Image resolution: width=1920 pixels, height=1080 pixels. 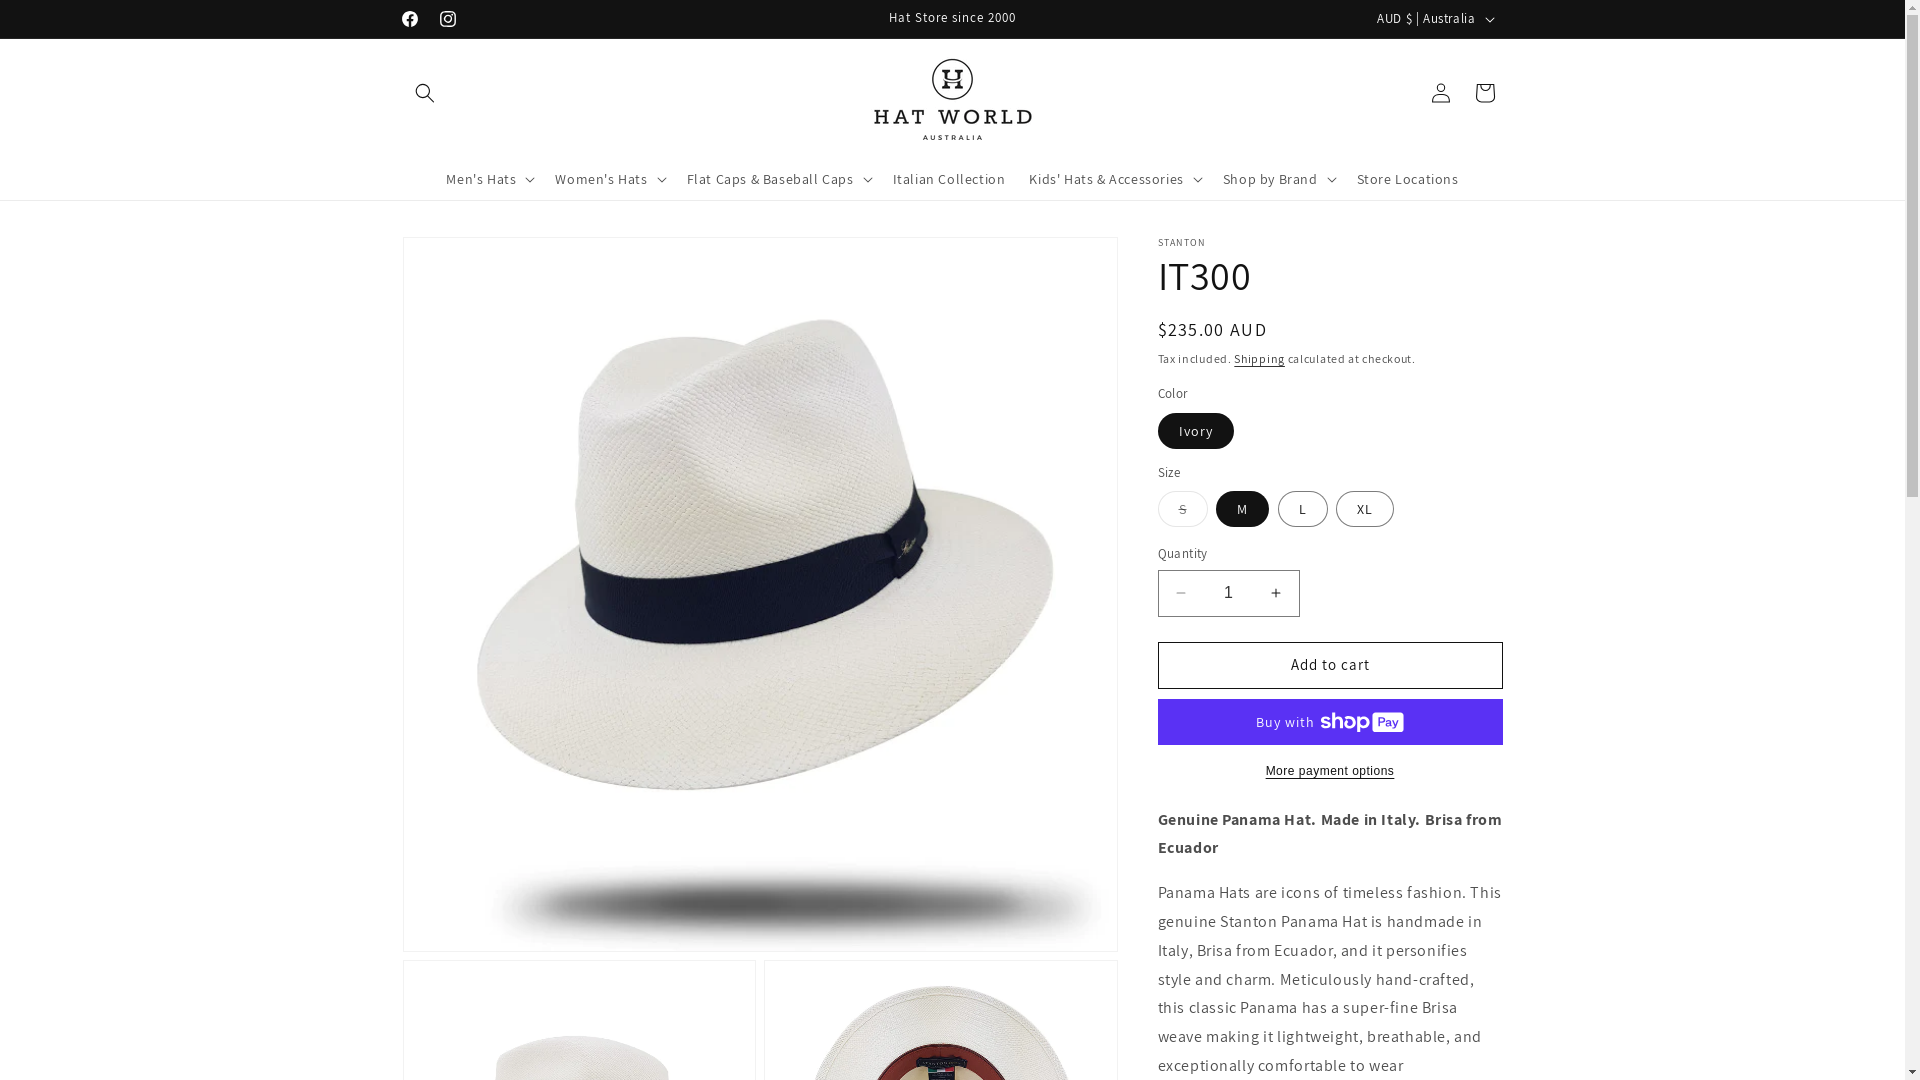 I want to click on 'Decrease quantity for IT300', so click(x=1180, y=592).